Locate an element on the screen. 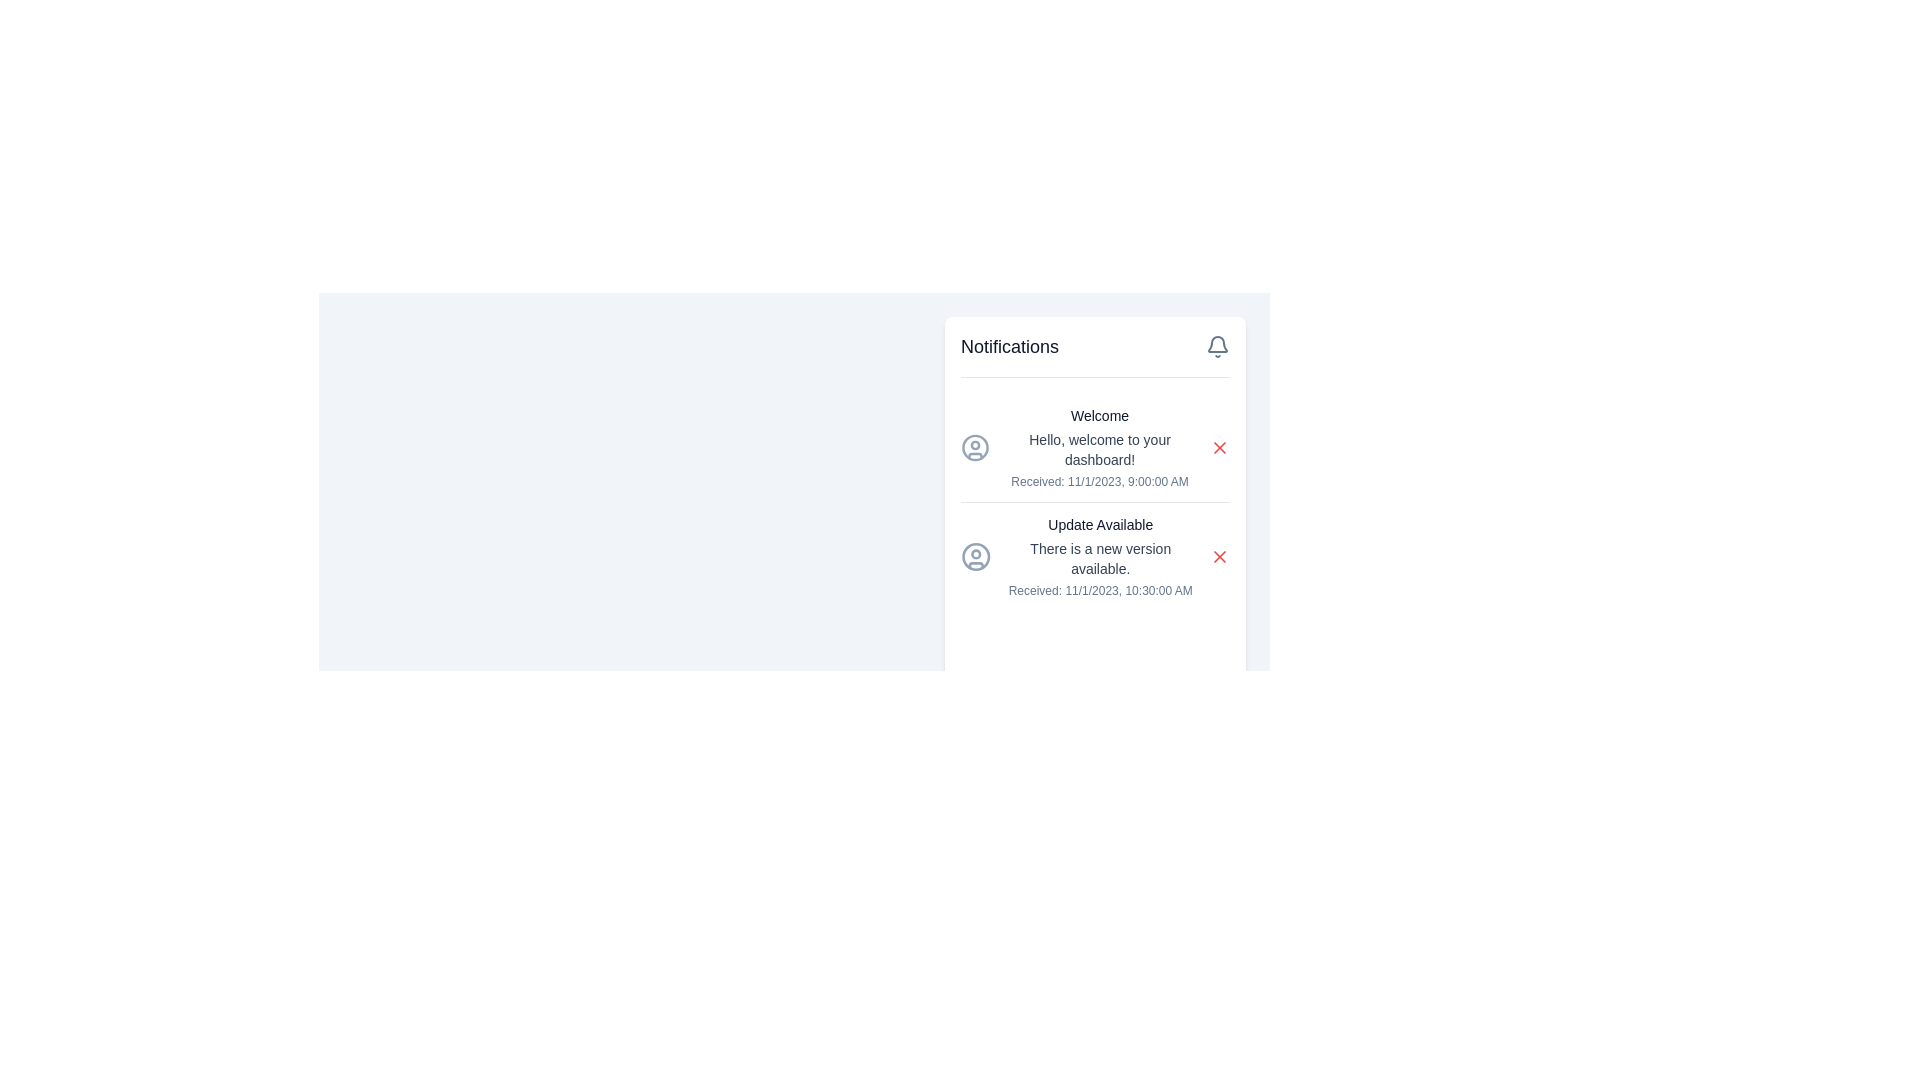  the static text label displaying 'Notifications' in large, bold, dark slate grey typography located in the top-left corner of the notification panel is located at coordinates (1010, 346).